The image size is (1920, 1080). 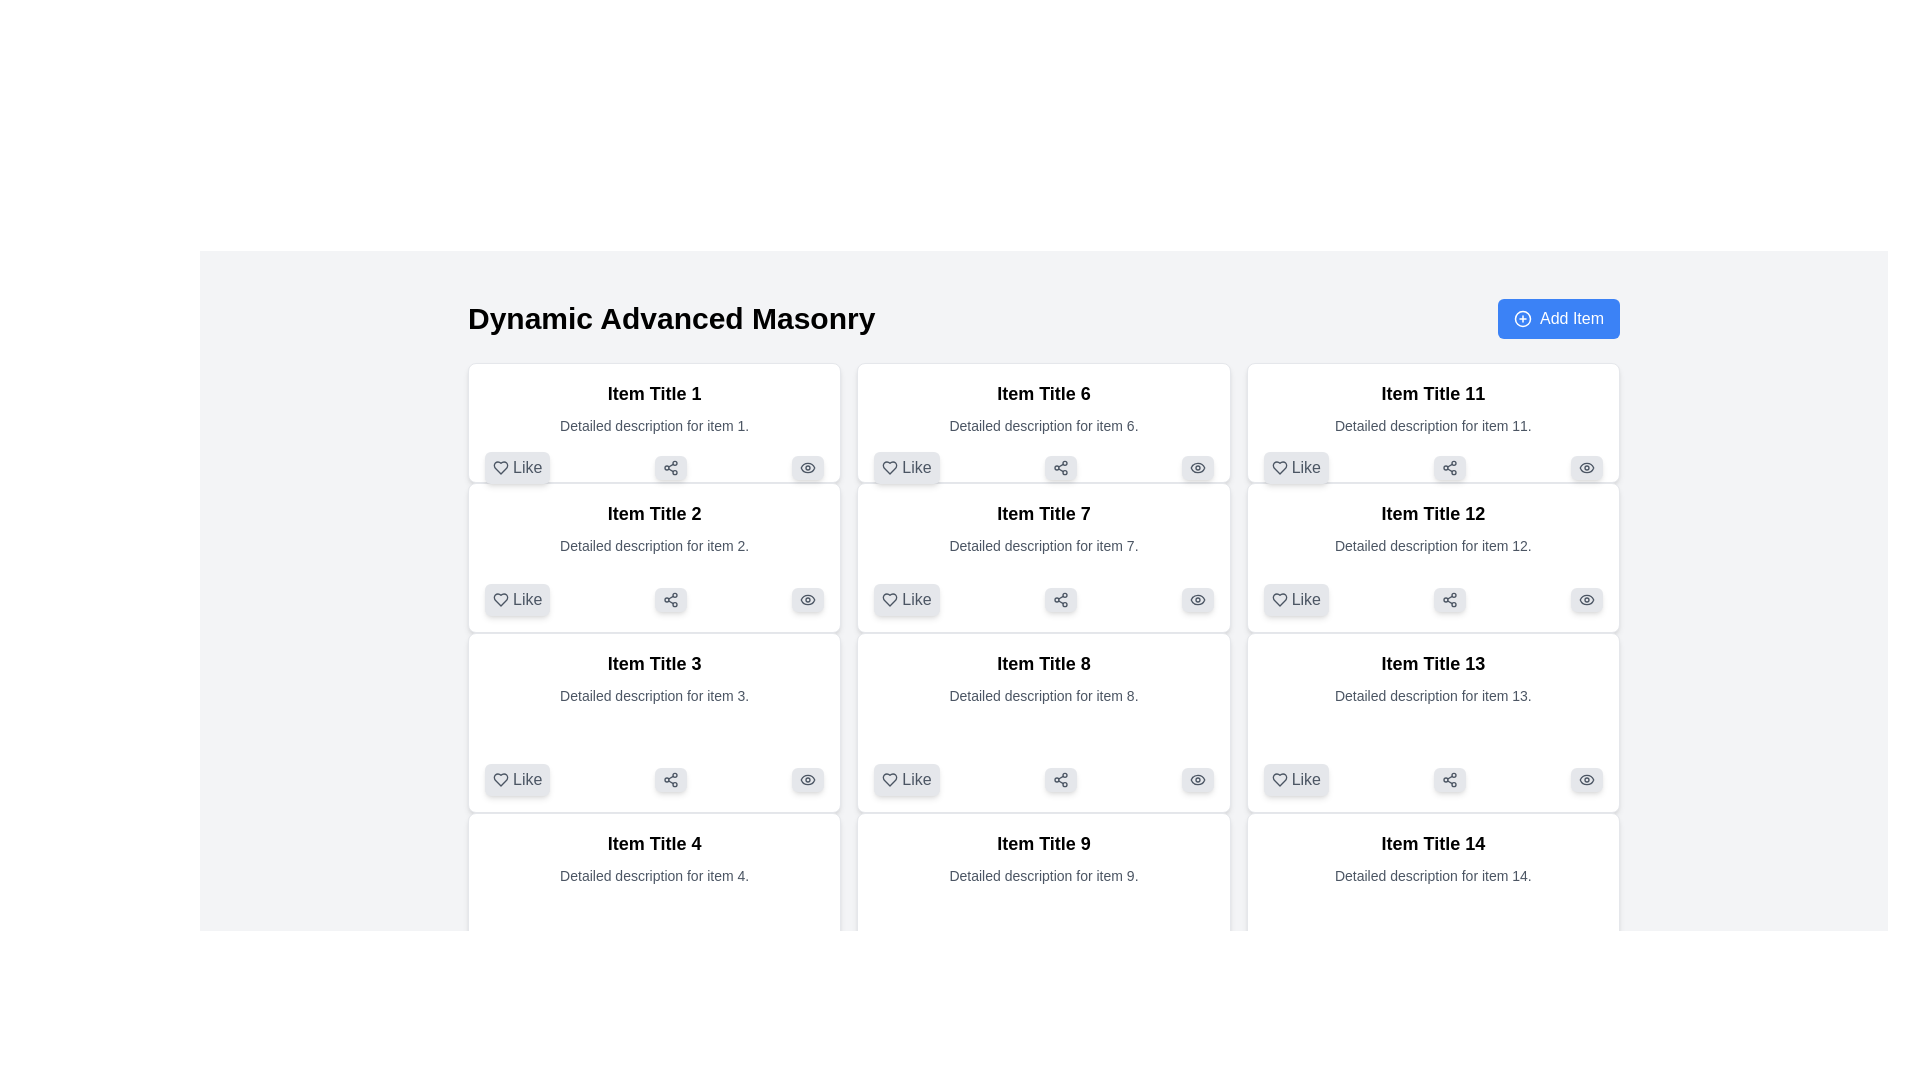 I want to click on the rounded rectangular 'Like' button with a heart outline icon located at the bottom-left corner of the card labeled 'Item Title 12', so click(x=1296, y=599).